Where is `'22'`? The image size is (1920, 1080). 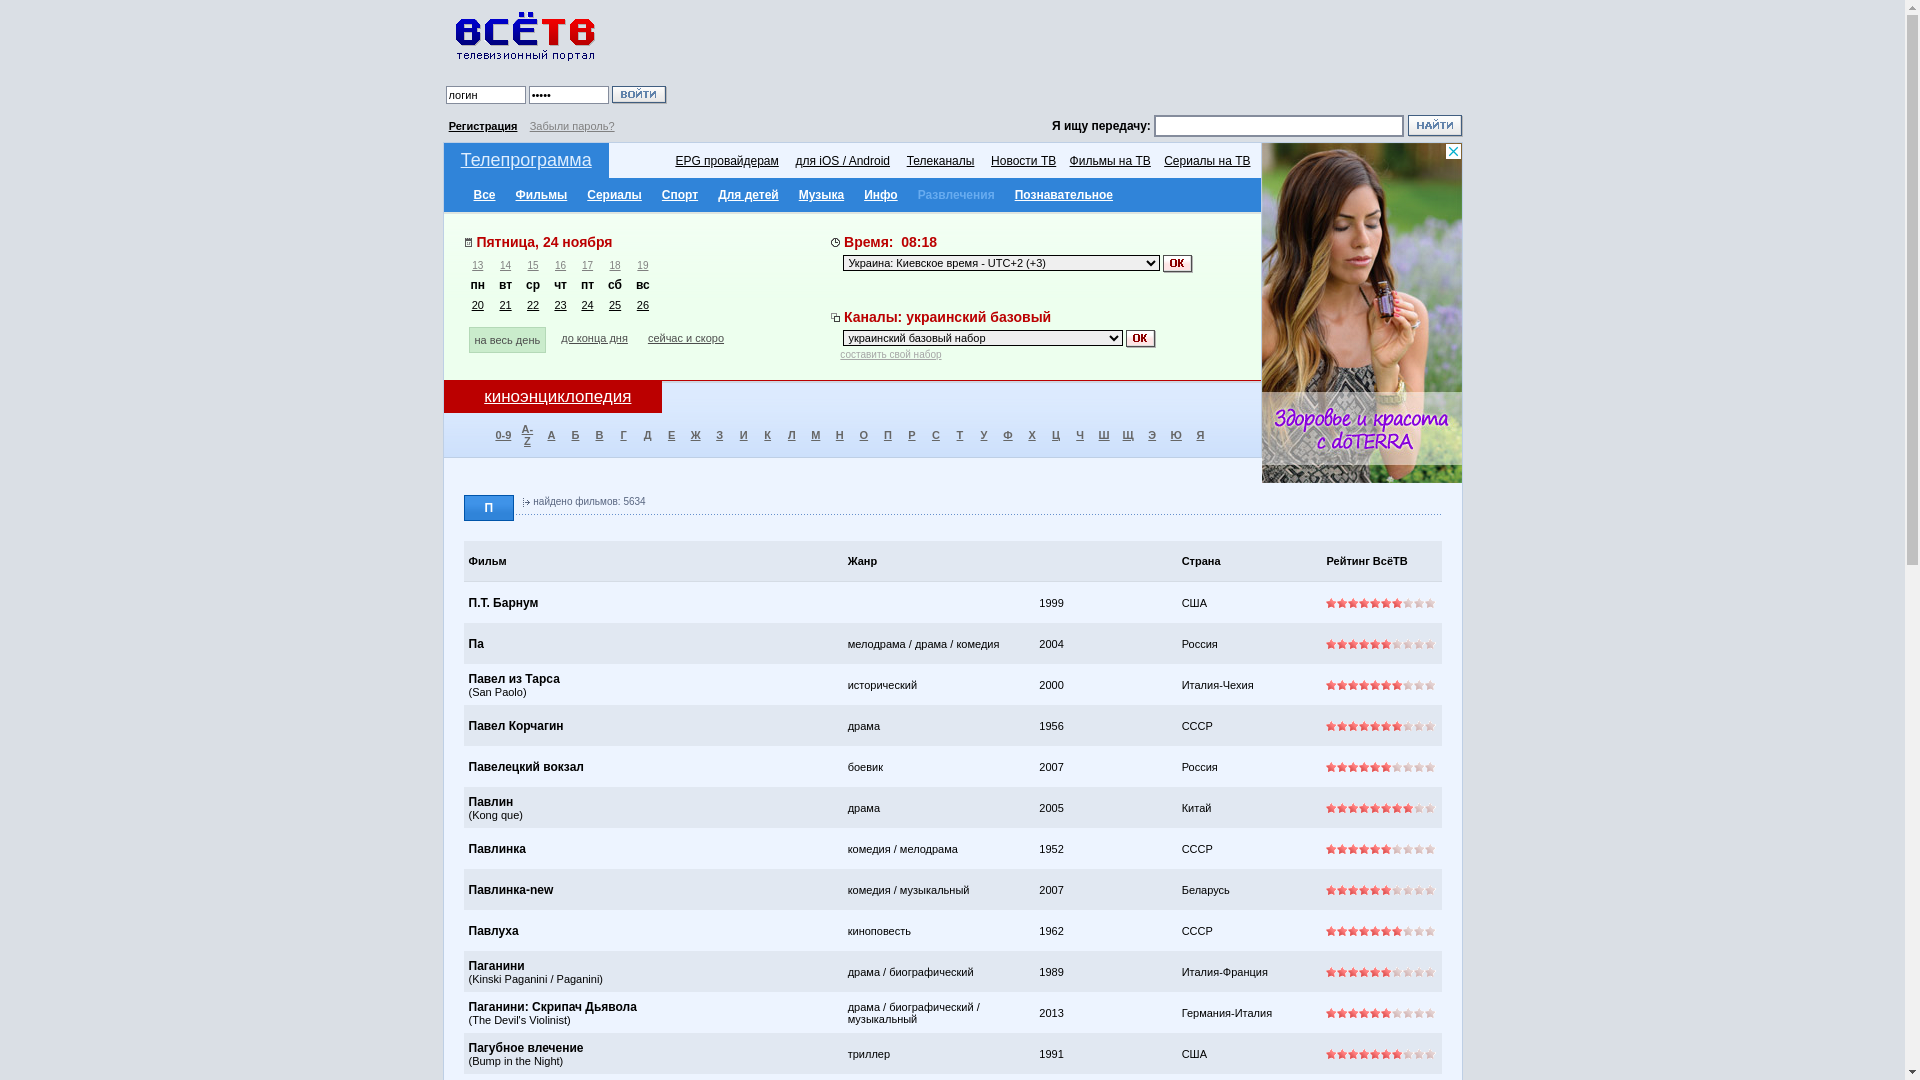
'22' is located at coordinates (532, 304).